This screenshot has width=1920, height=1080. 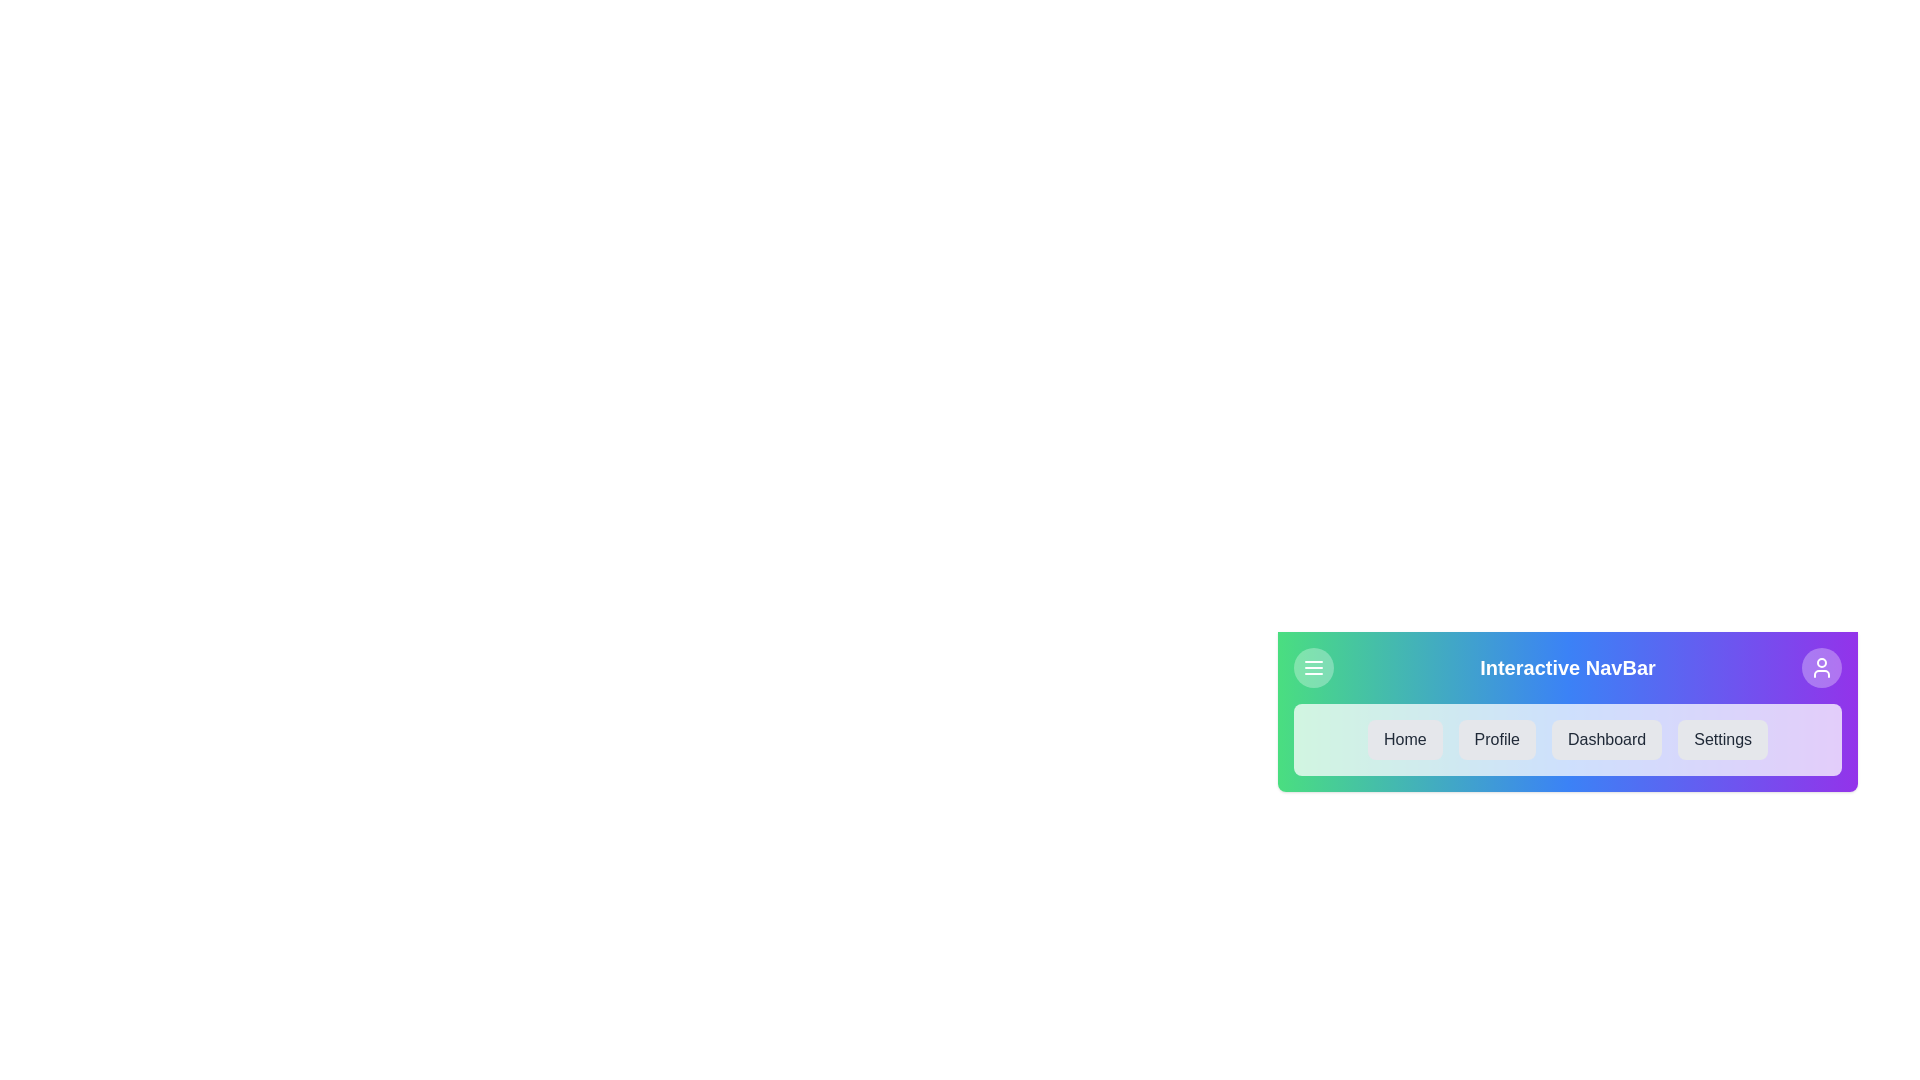 I want to click on the navigation link labeled Profile, so click(x=1497, y=740).